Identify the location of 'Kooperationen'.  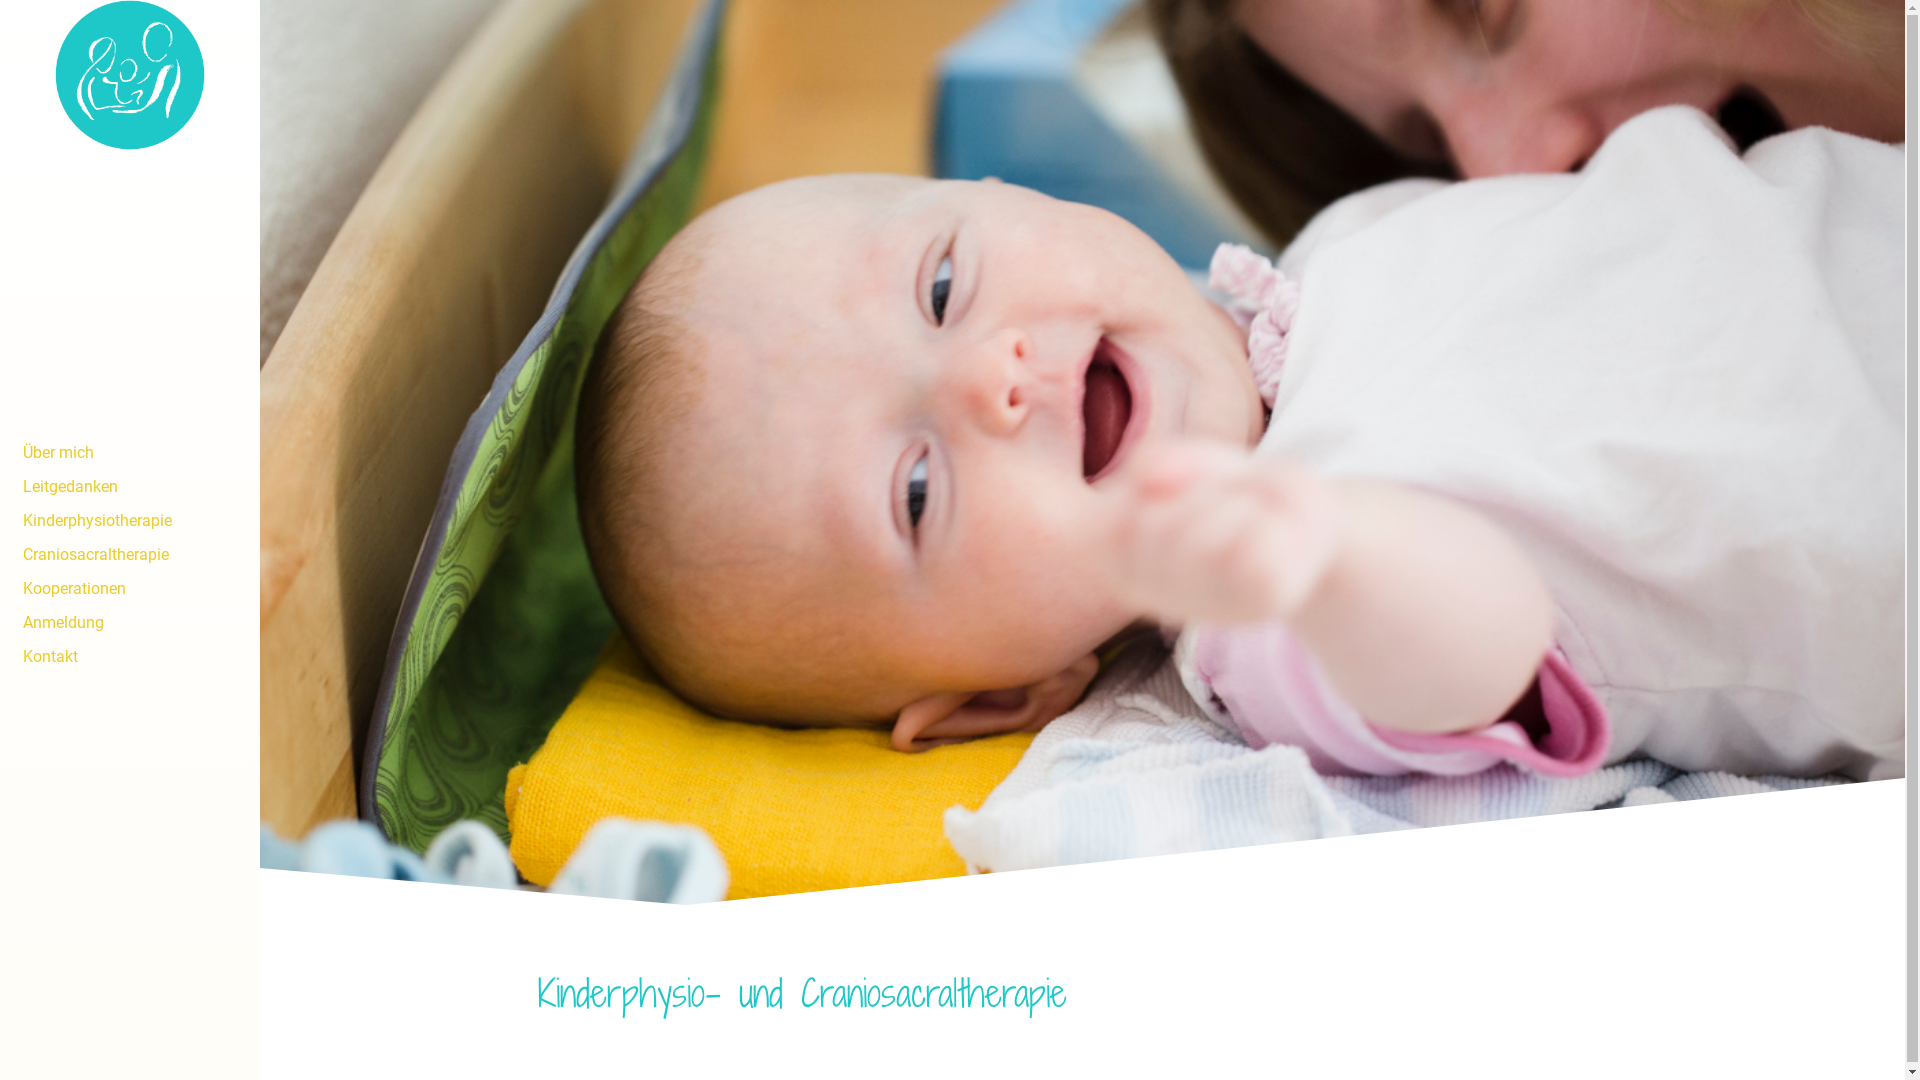
(128, 587).